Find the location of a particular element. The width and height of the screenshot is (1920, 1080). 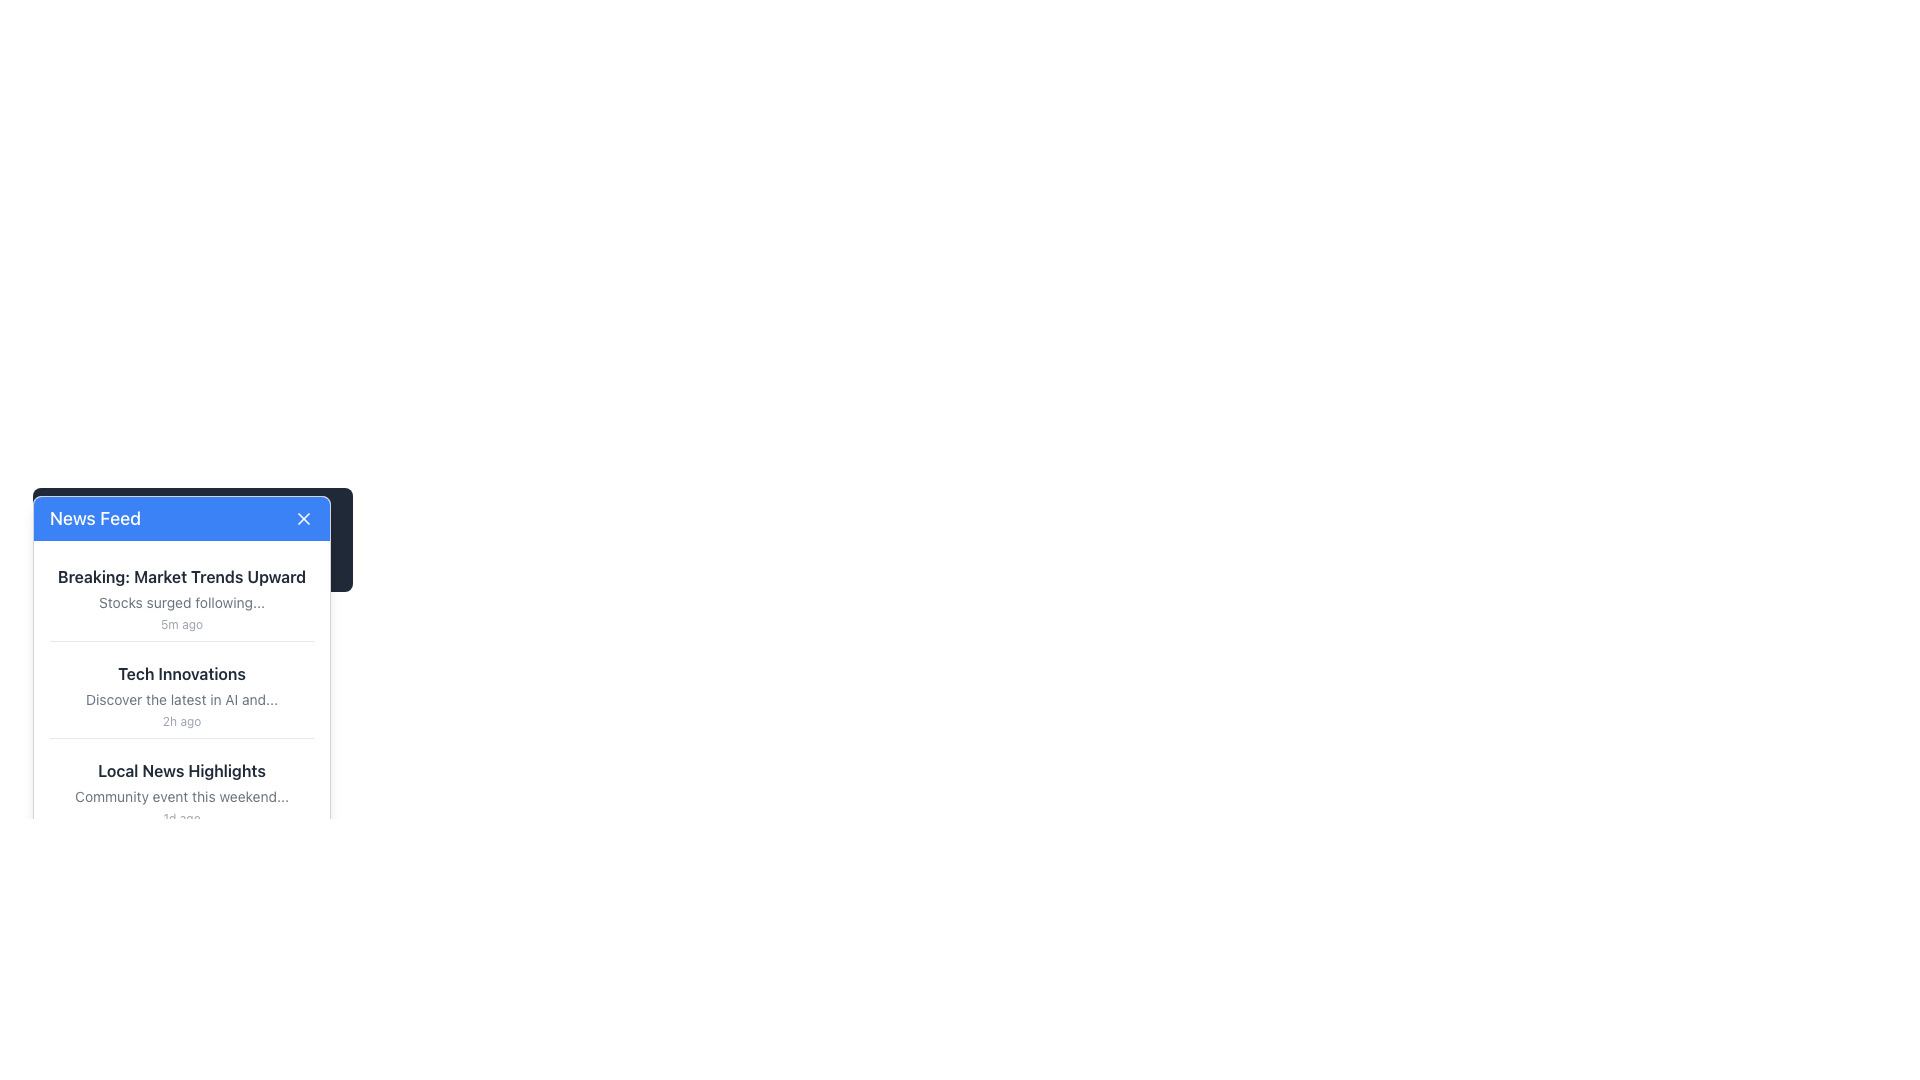

the text element that provides a brief description or preview of a news item, located below the 'Local News Highlights' title and above the timestamp '1d ago' is located at coordinates (182, 796).